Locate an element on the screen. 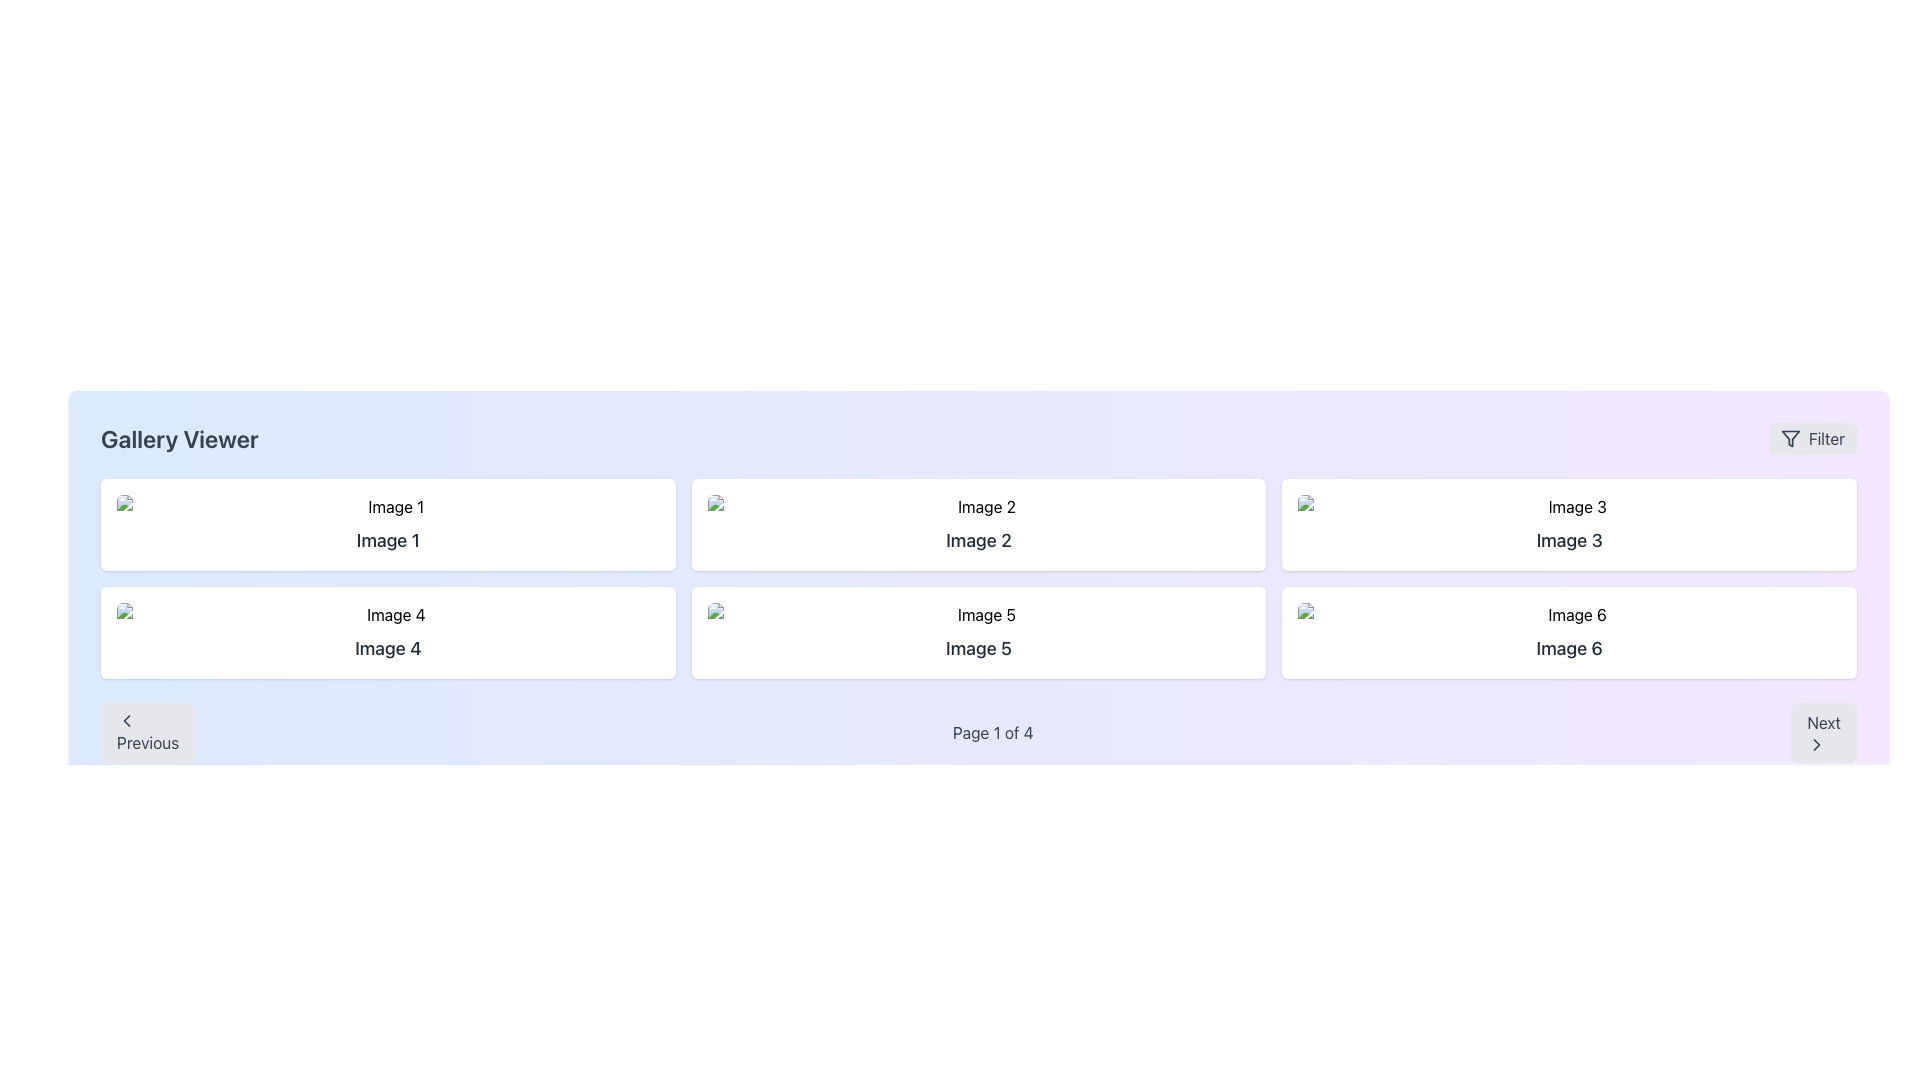  the 'Next' button, which is a rectangular button with a right-facing chevron icon and a light gray background, located at the bottom right of the interface is located at coordinates (1824, 732).